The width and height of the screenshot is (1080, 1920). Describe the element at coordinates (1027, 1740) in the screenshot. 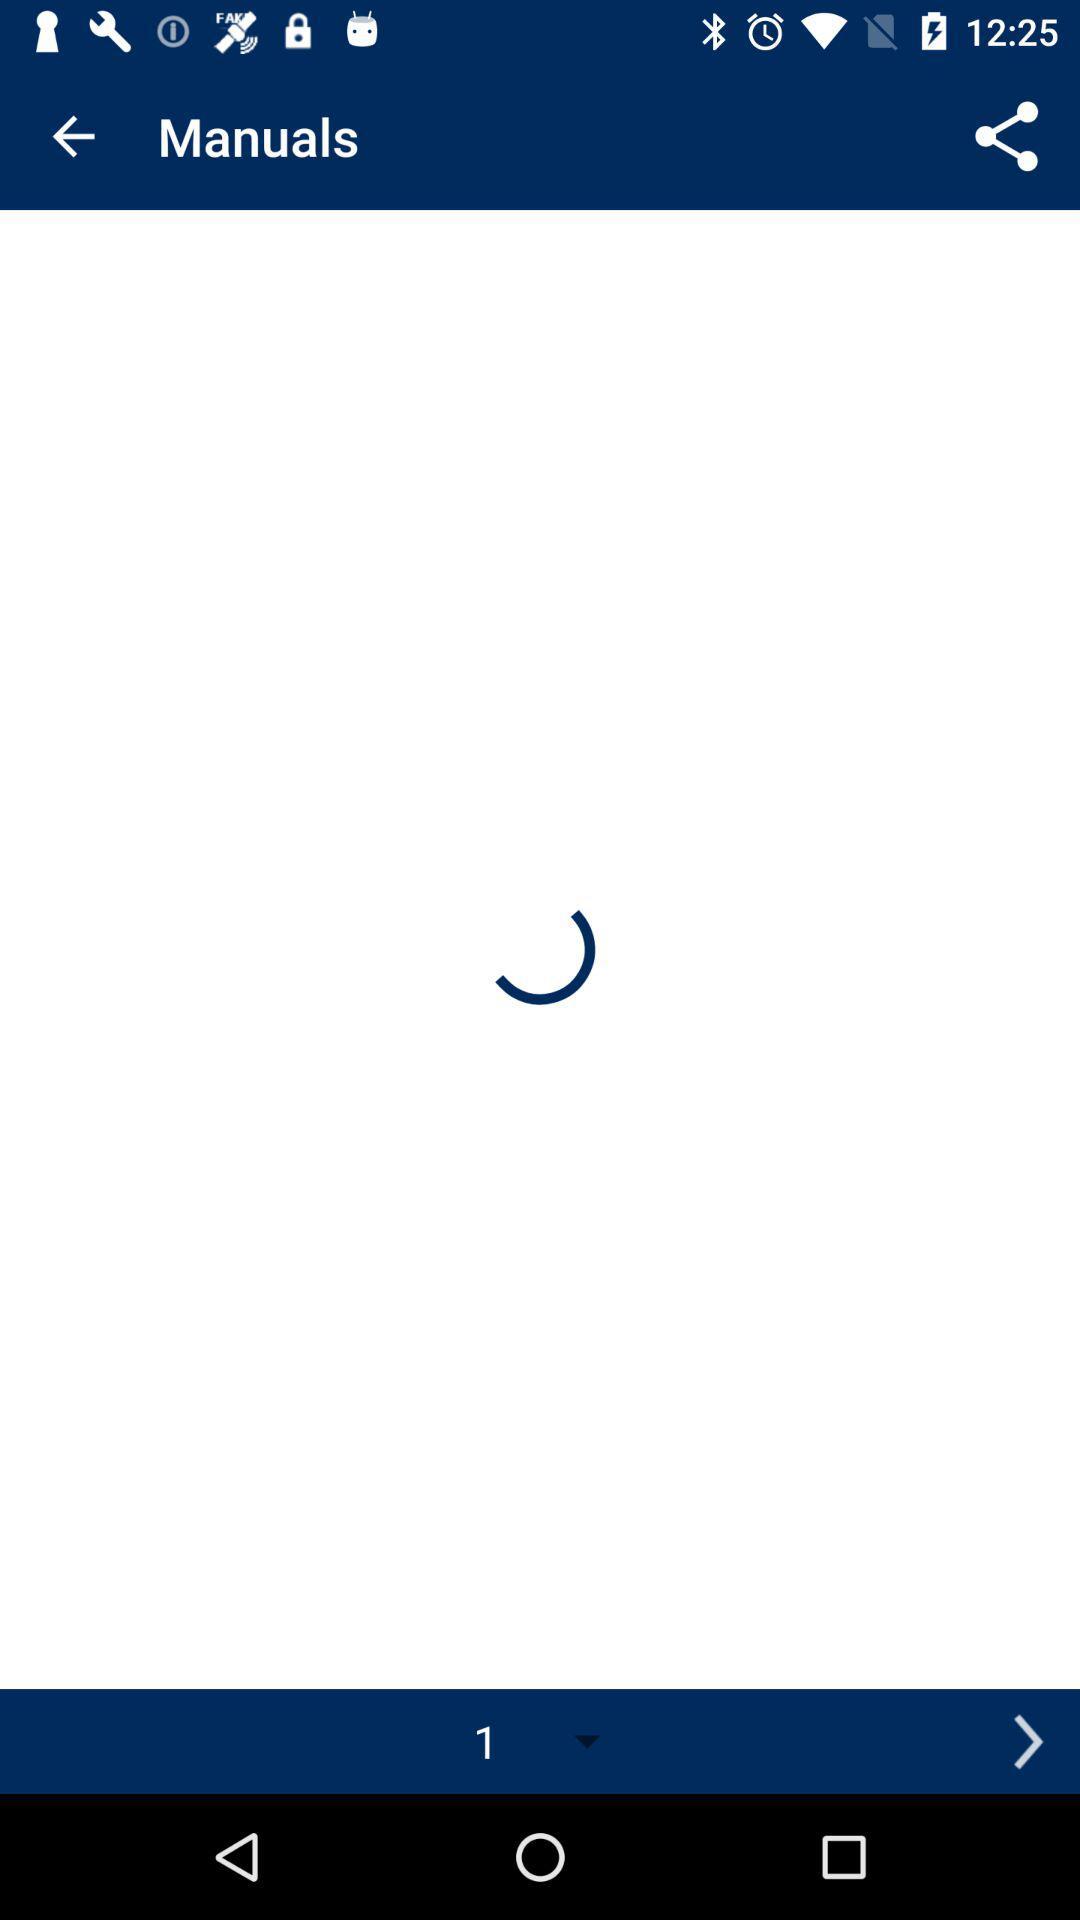

I see `next page` at that location.